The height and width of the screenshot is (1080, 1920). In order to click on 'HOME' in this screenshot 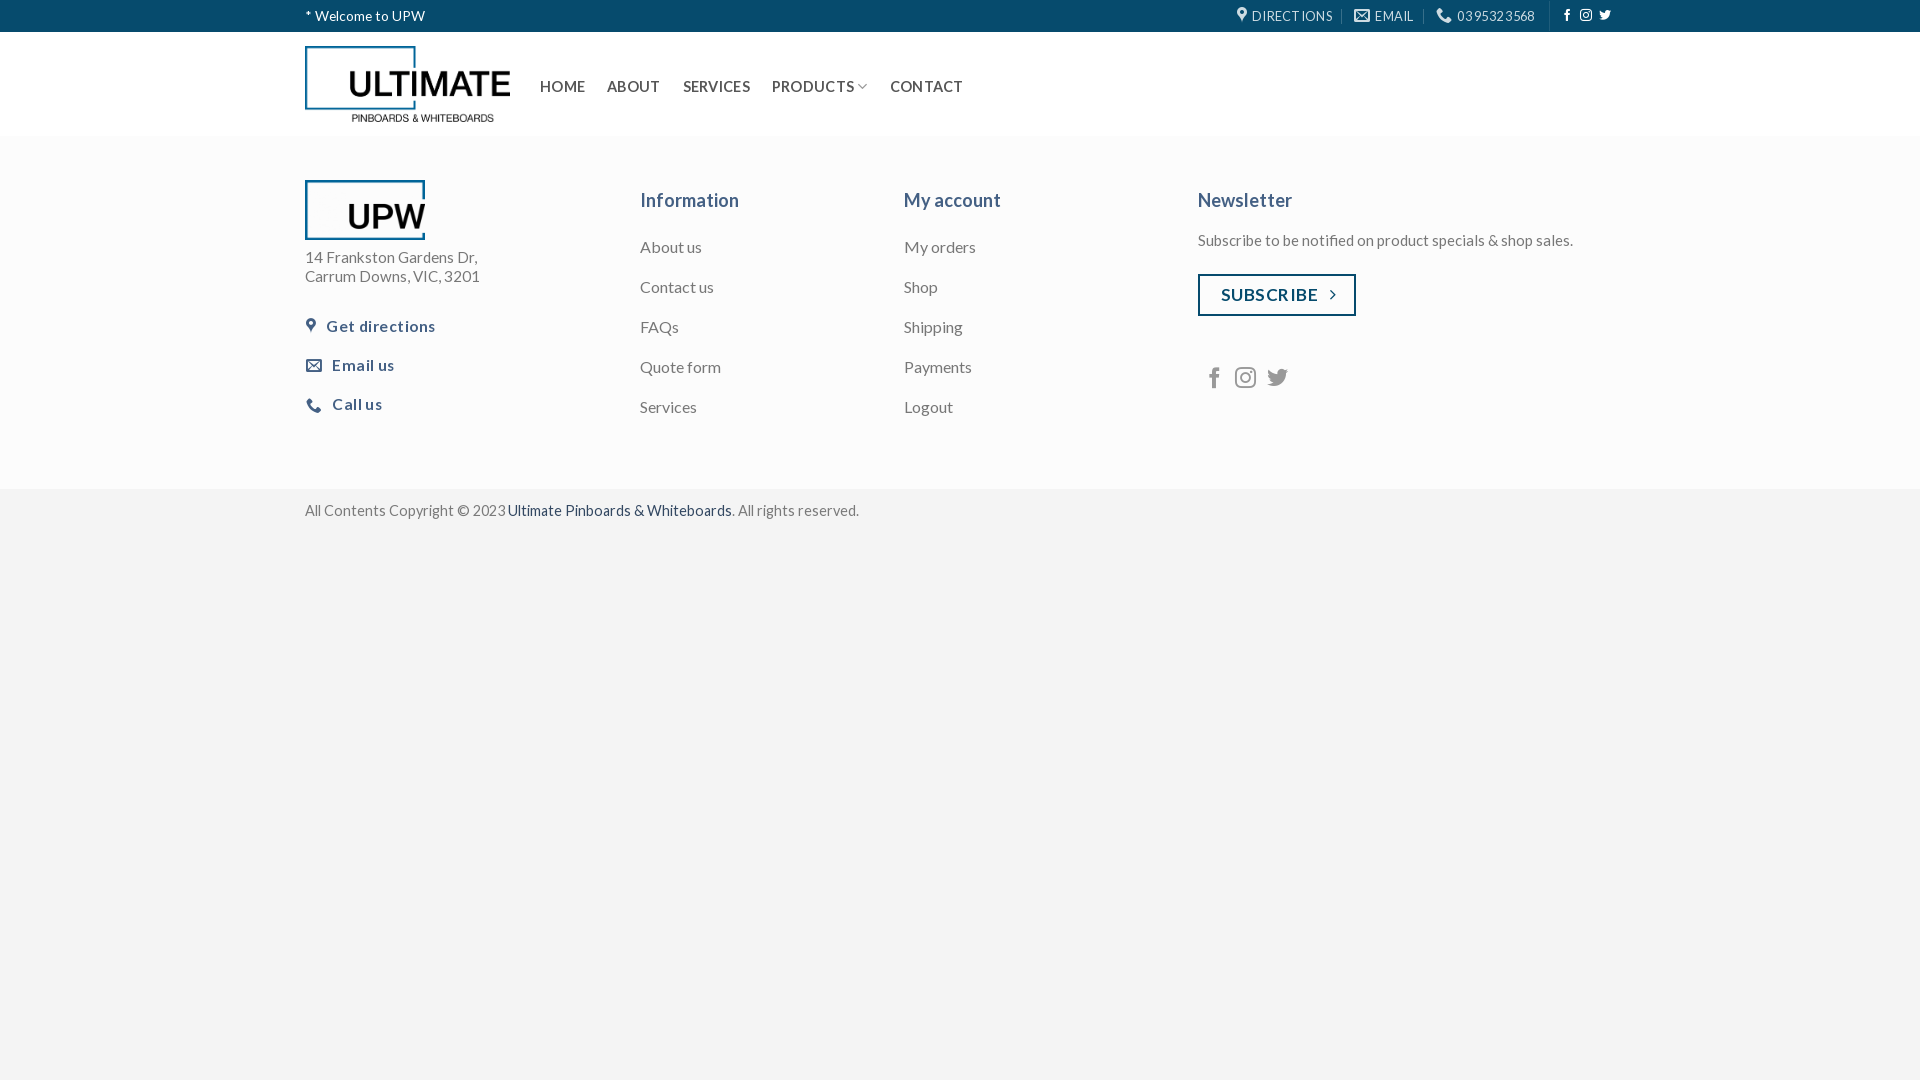, I will do `click(539, 86)`.